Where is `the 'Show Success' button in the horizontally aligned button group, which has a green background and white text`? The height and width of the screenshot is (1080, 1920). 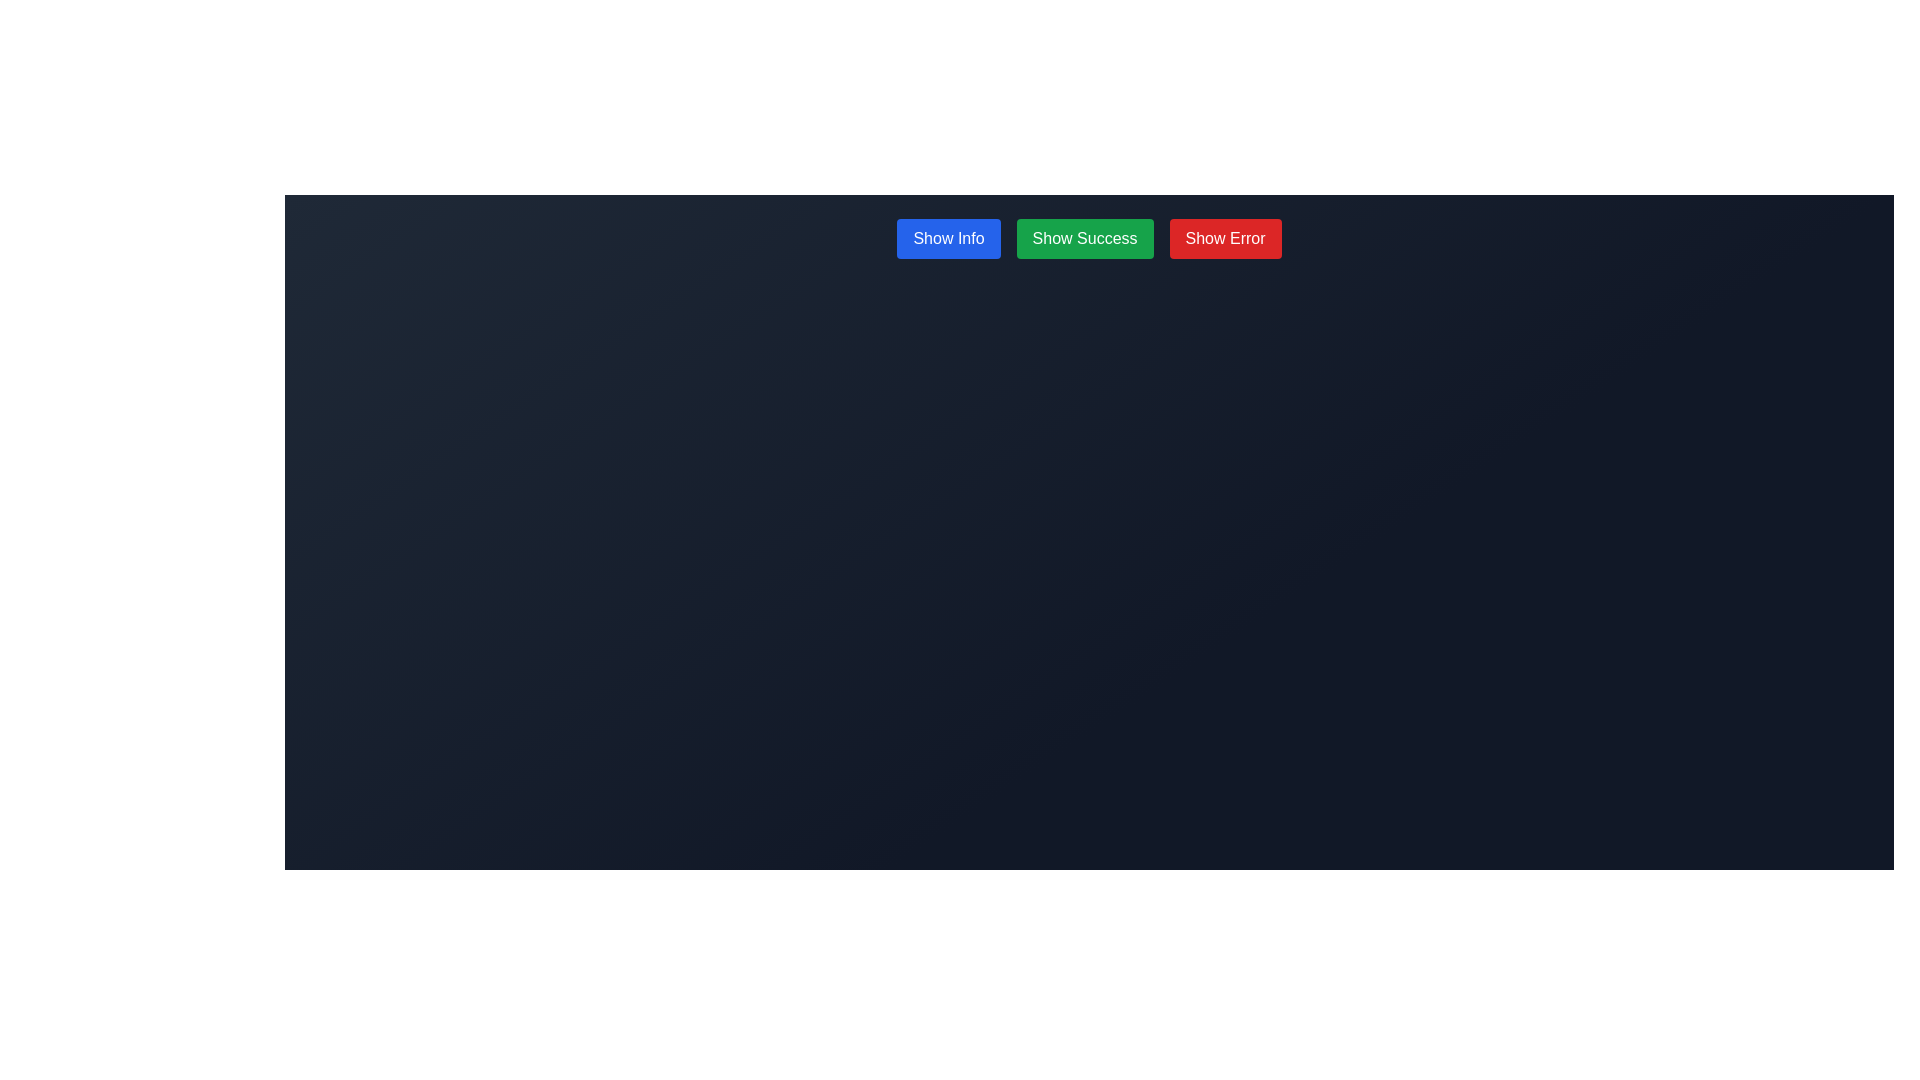
the 'Show Success' button in the horizontally aligned button group, which has a green background and white text is located at coordinates (1088, 238).